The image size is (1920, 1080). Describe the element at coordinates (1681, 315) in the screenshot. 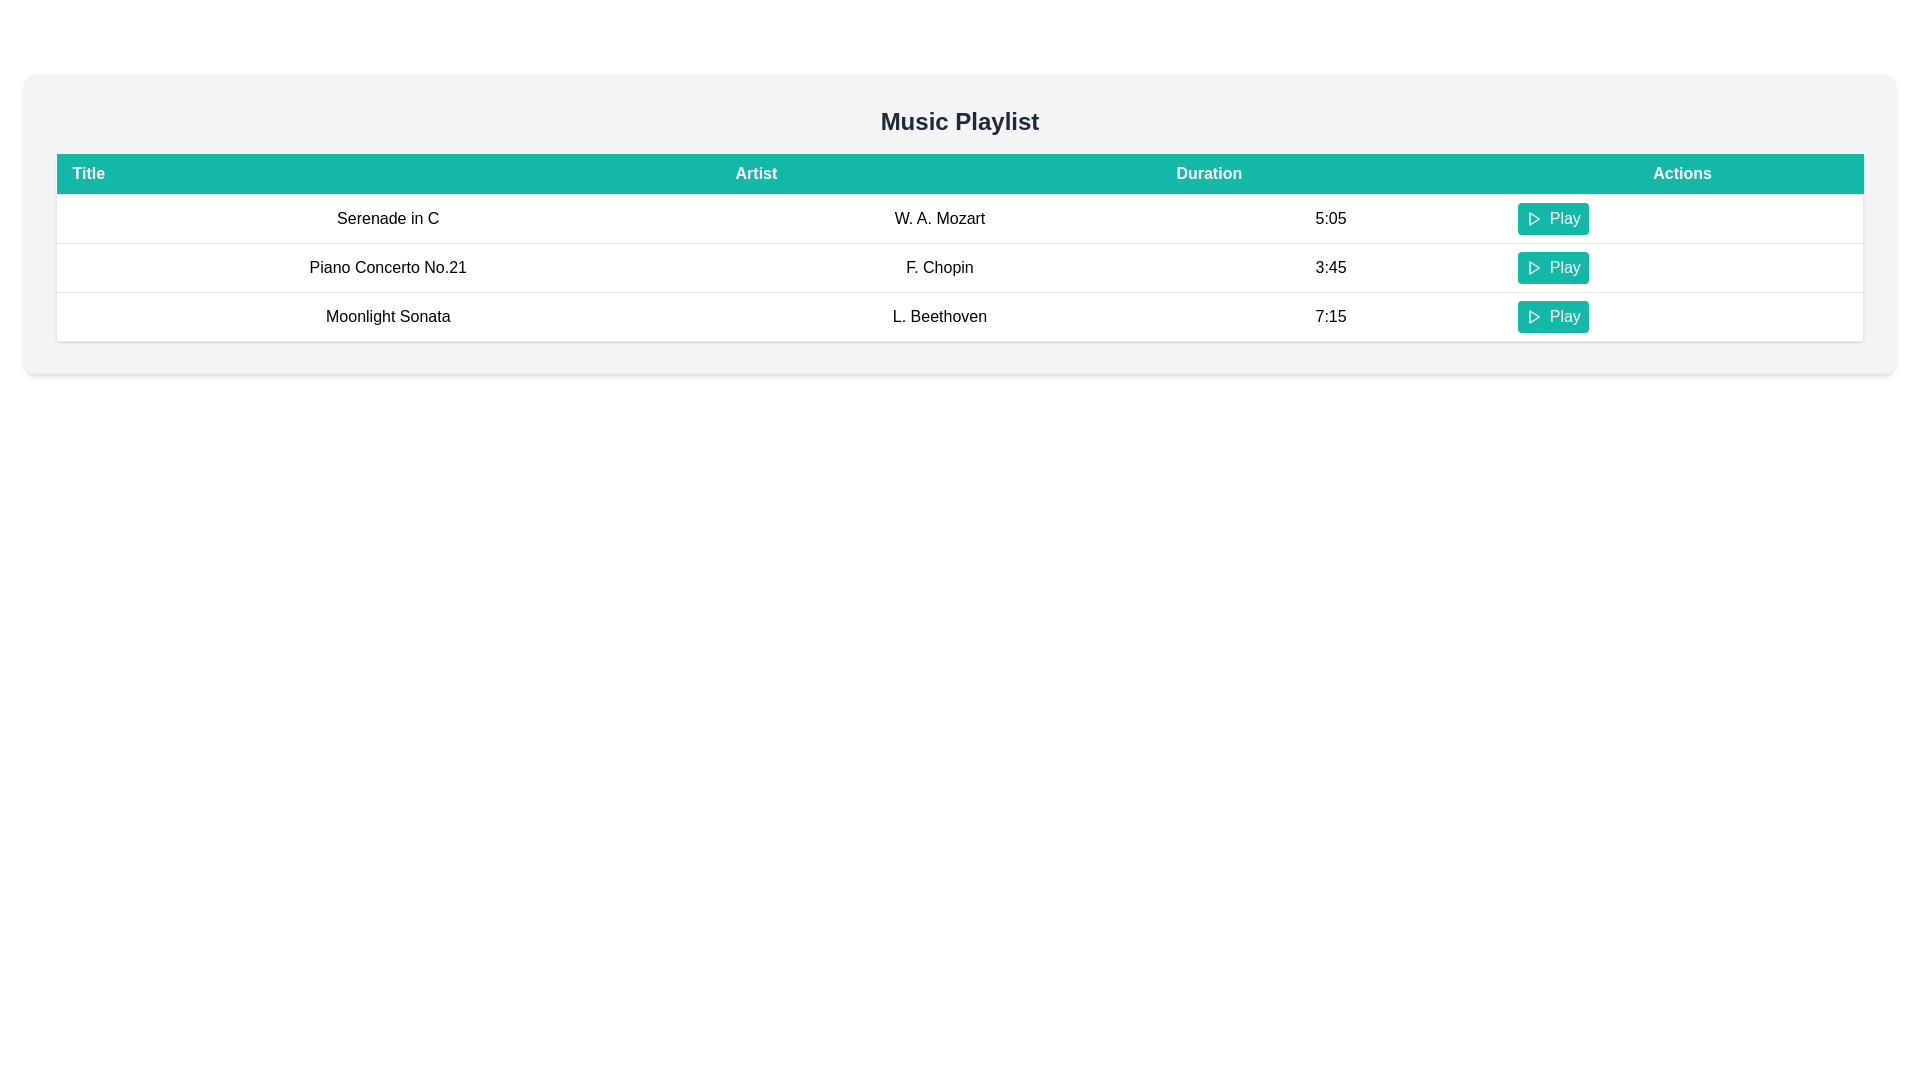

I see `the playback button located in the 'Actions' column of the last row of the music playlist table for the 'Moonlight Sonata' entry` at that location.